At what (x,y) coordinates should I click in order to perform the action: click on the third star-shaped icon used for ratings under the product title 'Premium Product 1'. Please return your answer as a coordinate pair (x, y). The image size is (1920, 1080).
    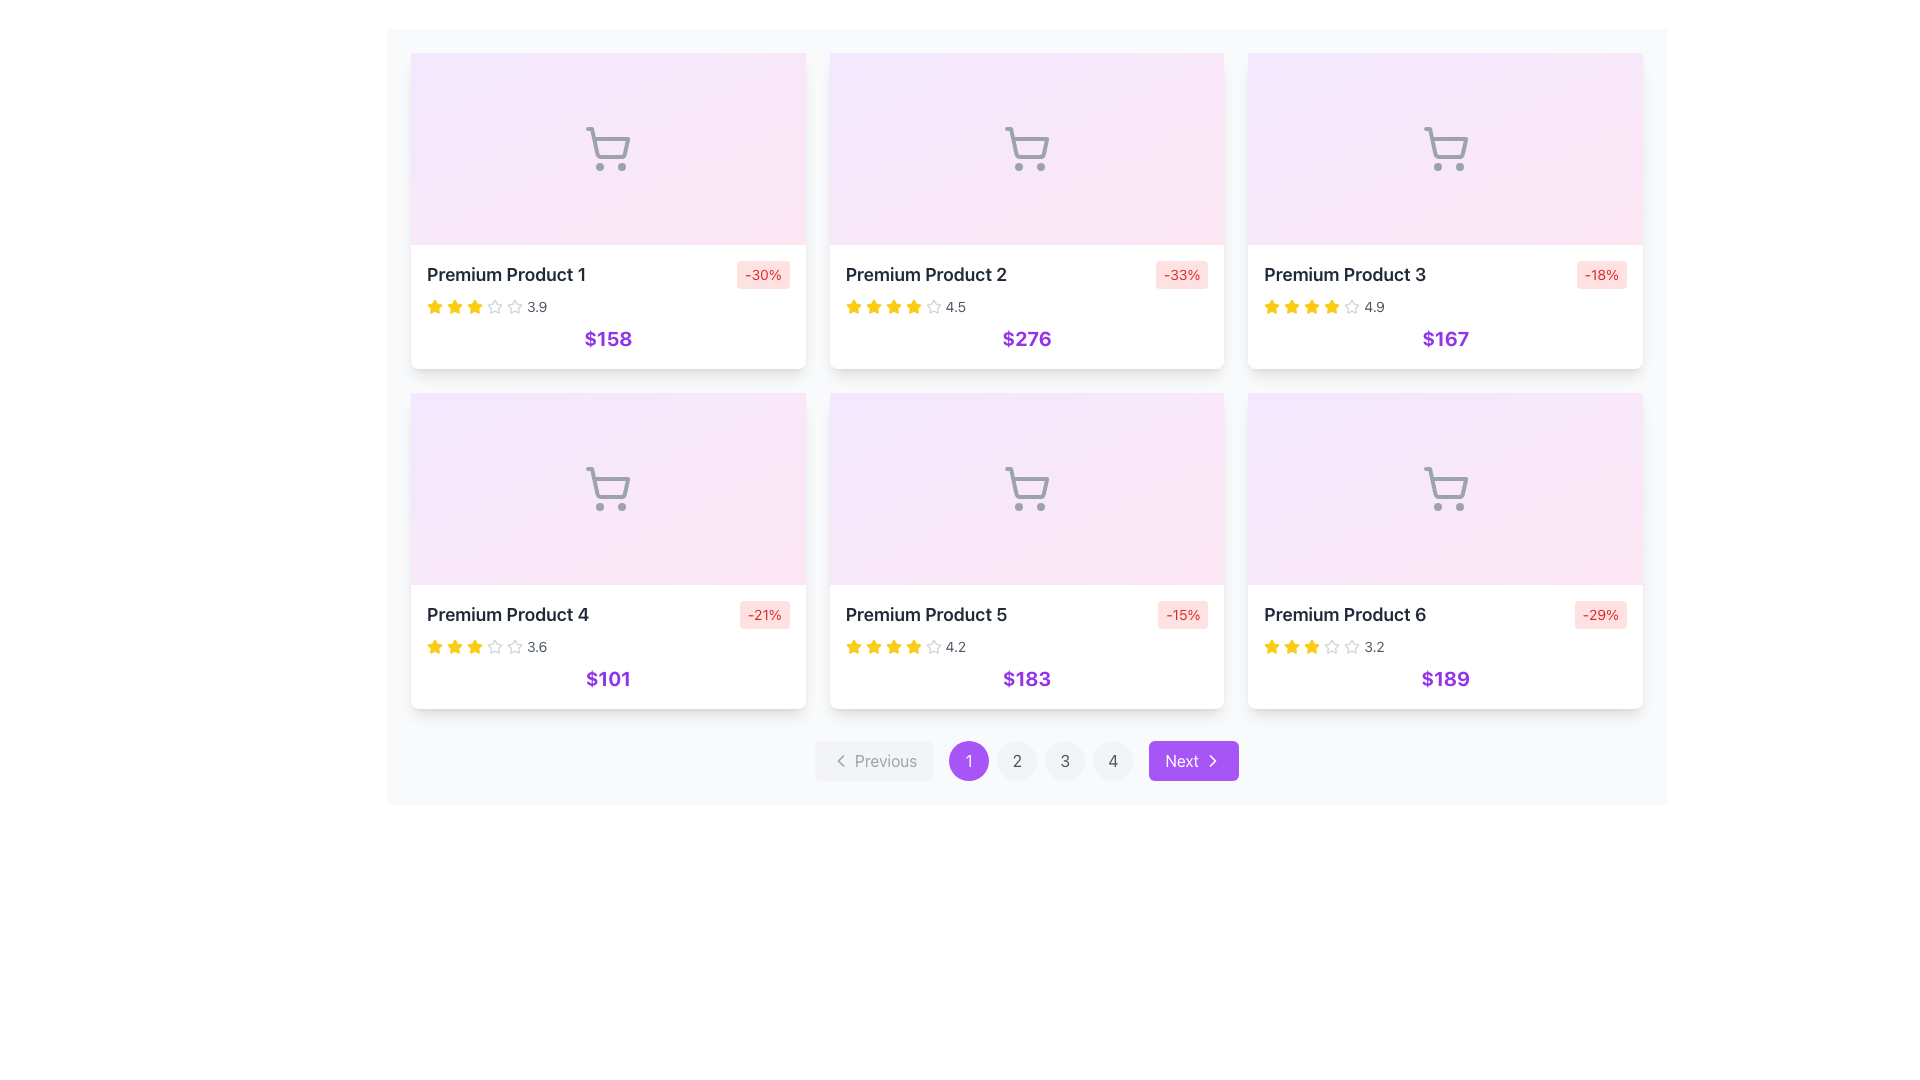
    Looking at the image, I should click on (494, 306).